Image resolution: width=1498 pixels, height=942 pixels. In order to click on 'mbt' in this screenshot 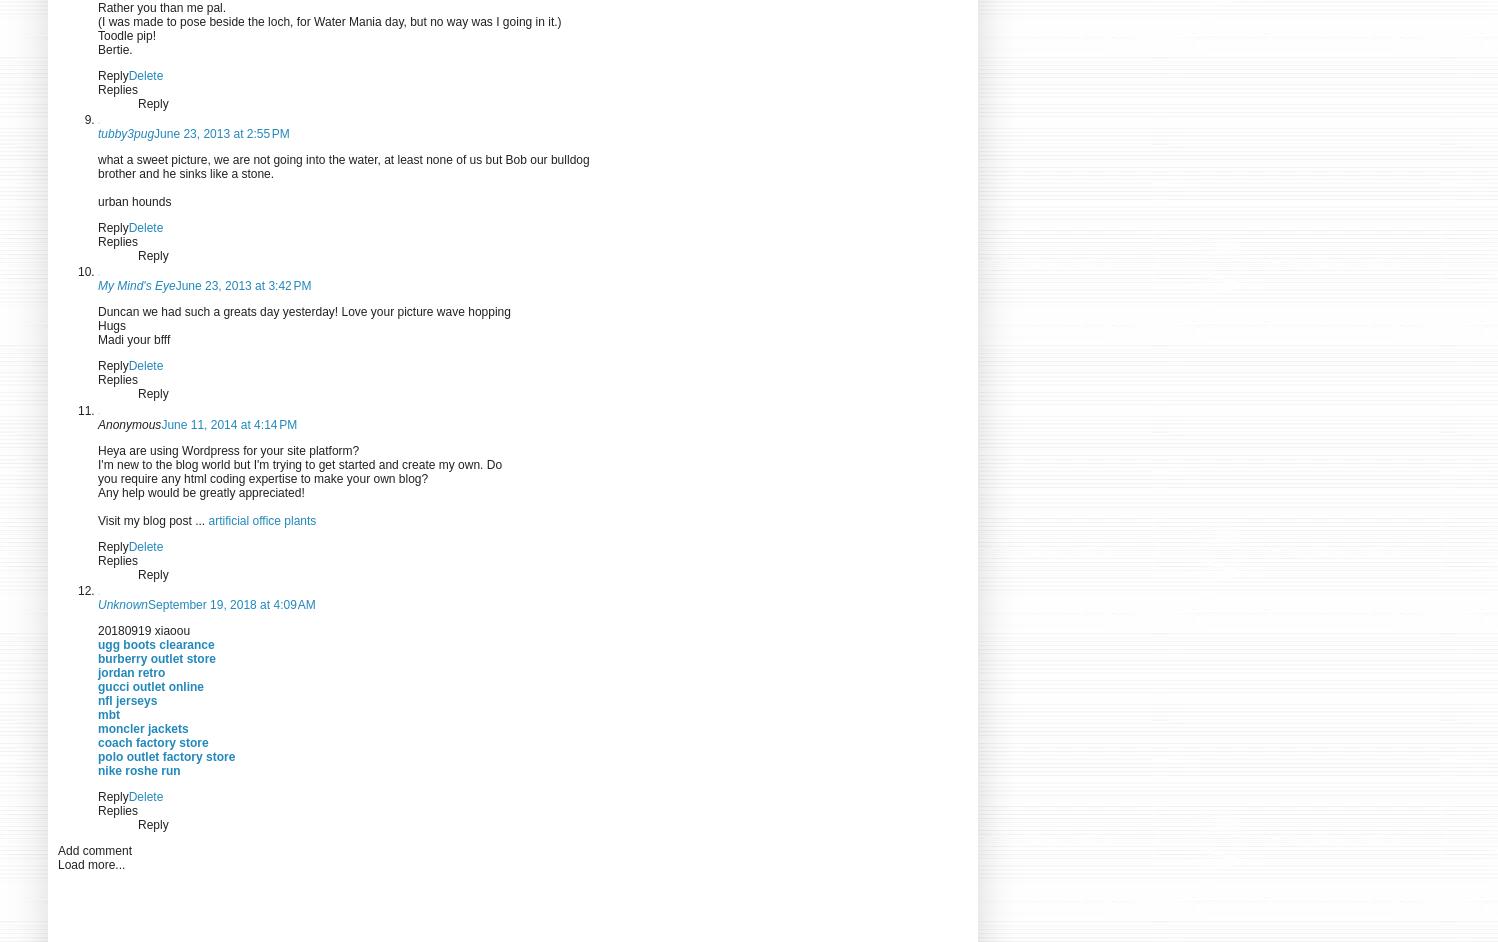, I will do `click(109, 713)`.